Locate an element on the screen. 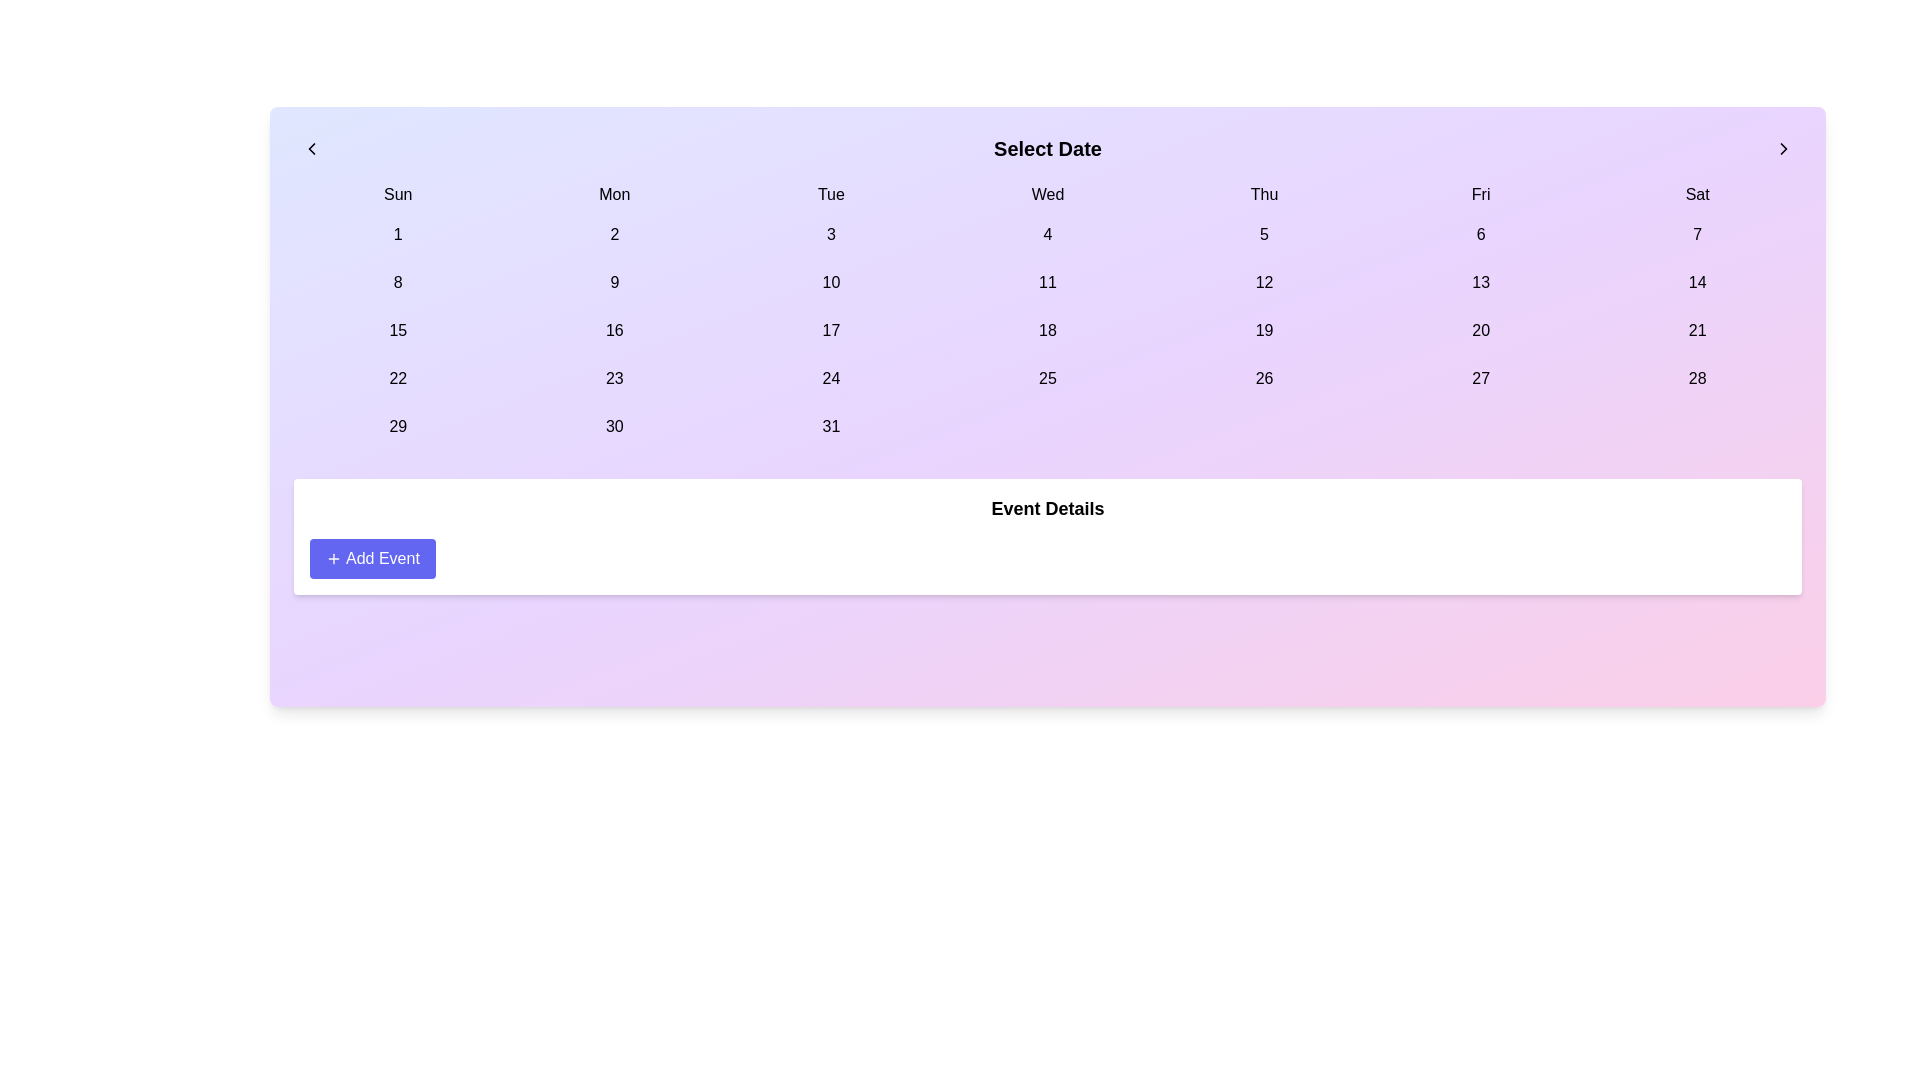 This screenshot has width=1920, height=1080. the static text label indicating the weekday Thursday, which is positioned between Wednesday and Friday in the calendar widget is located at coordinates (1263, 195).